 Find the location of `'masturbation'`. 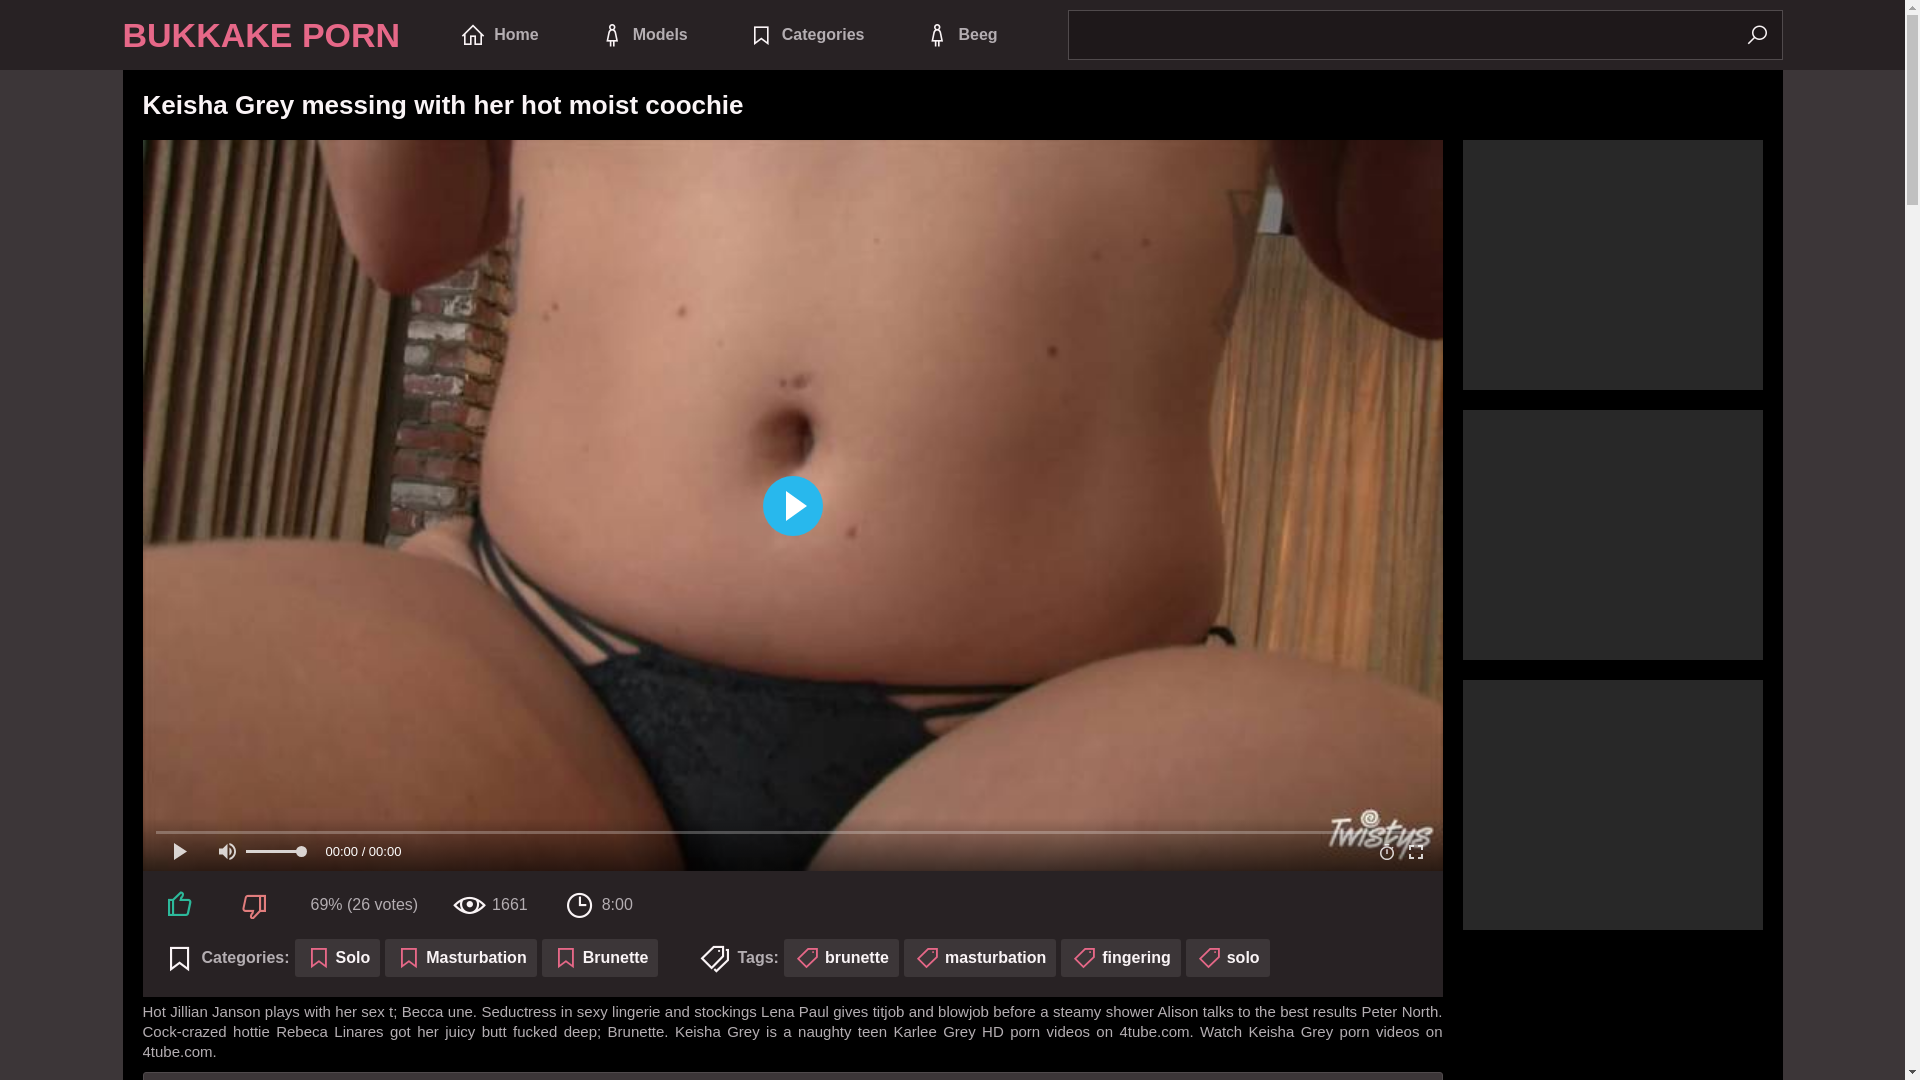

'masturbation' is located at coordinates (979, 956).